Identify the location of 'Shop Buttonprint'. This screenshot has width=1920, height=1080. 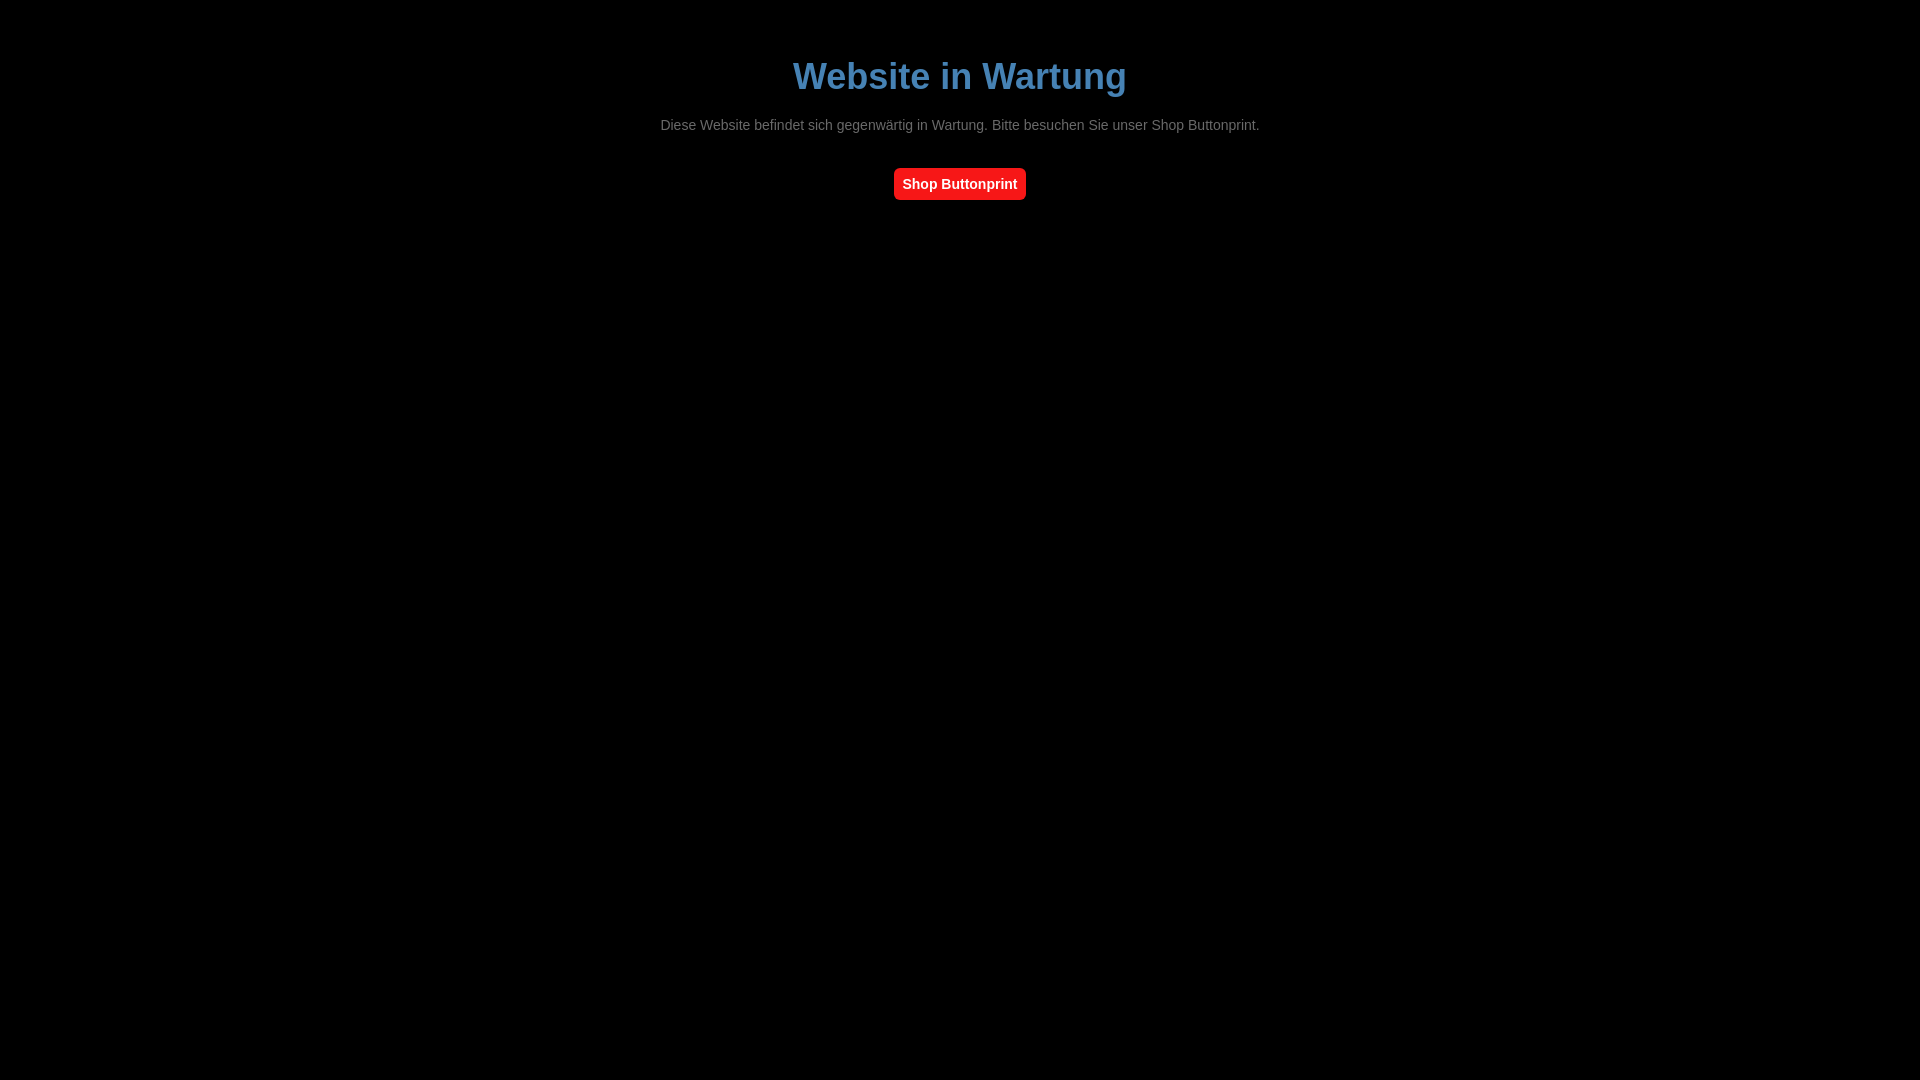
(958, 184).